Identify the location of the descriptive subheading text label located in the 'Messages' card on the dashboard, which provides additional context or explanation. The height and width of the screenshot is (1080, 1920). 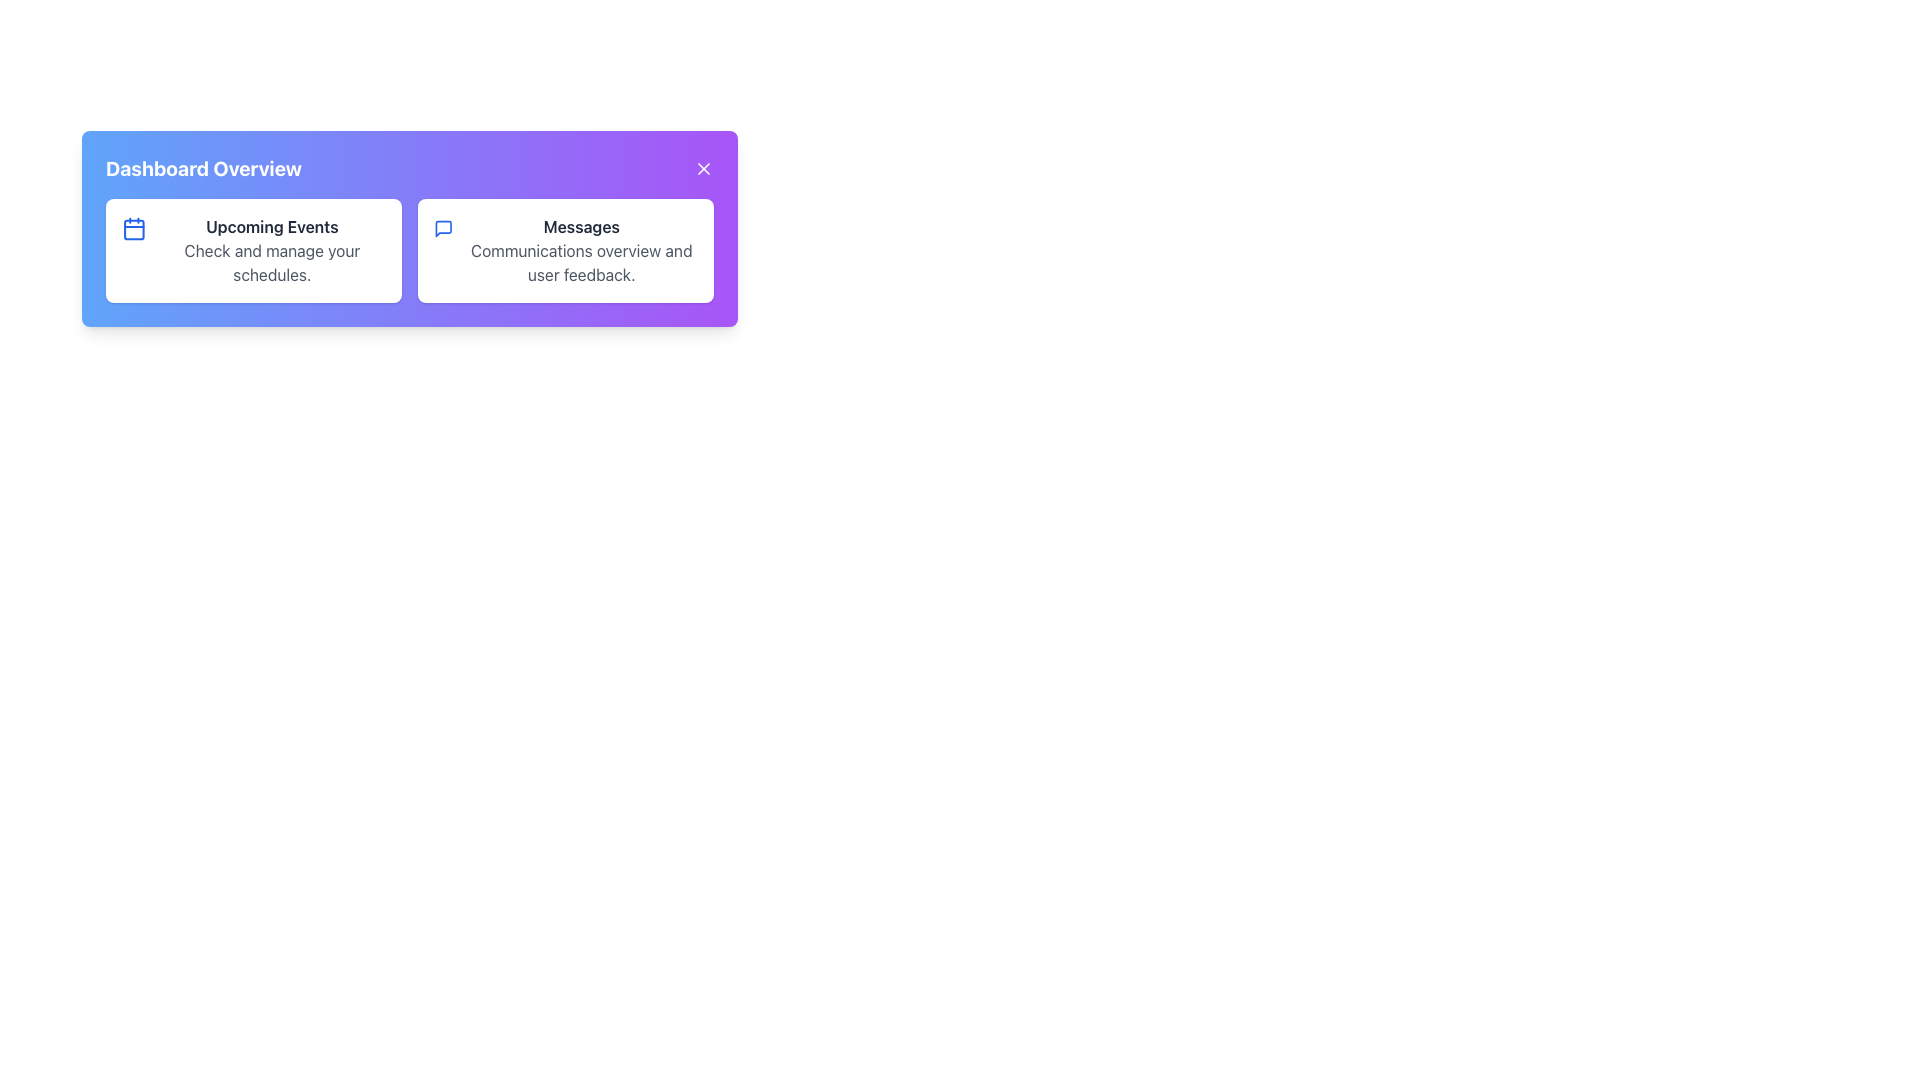
(580, 261).